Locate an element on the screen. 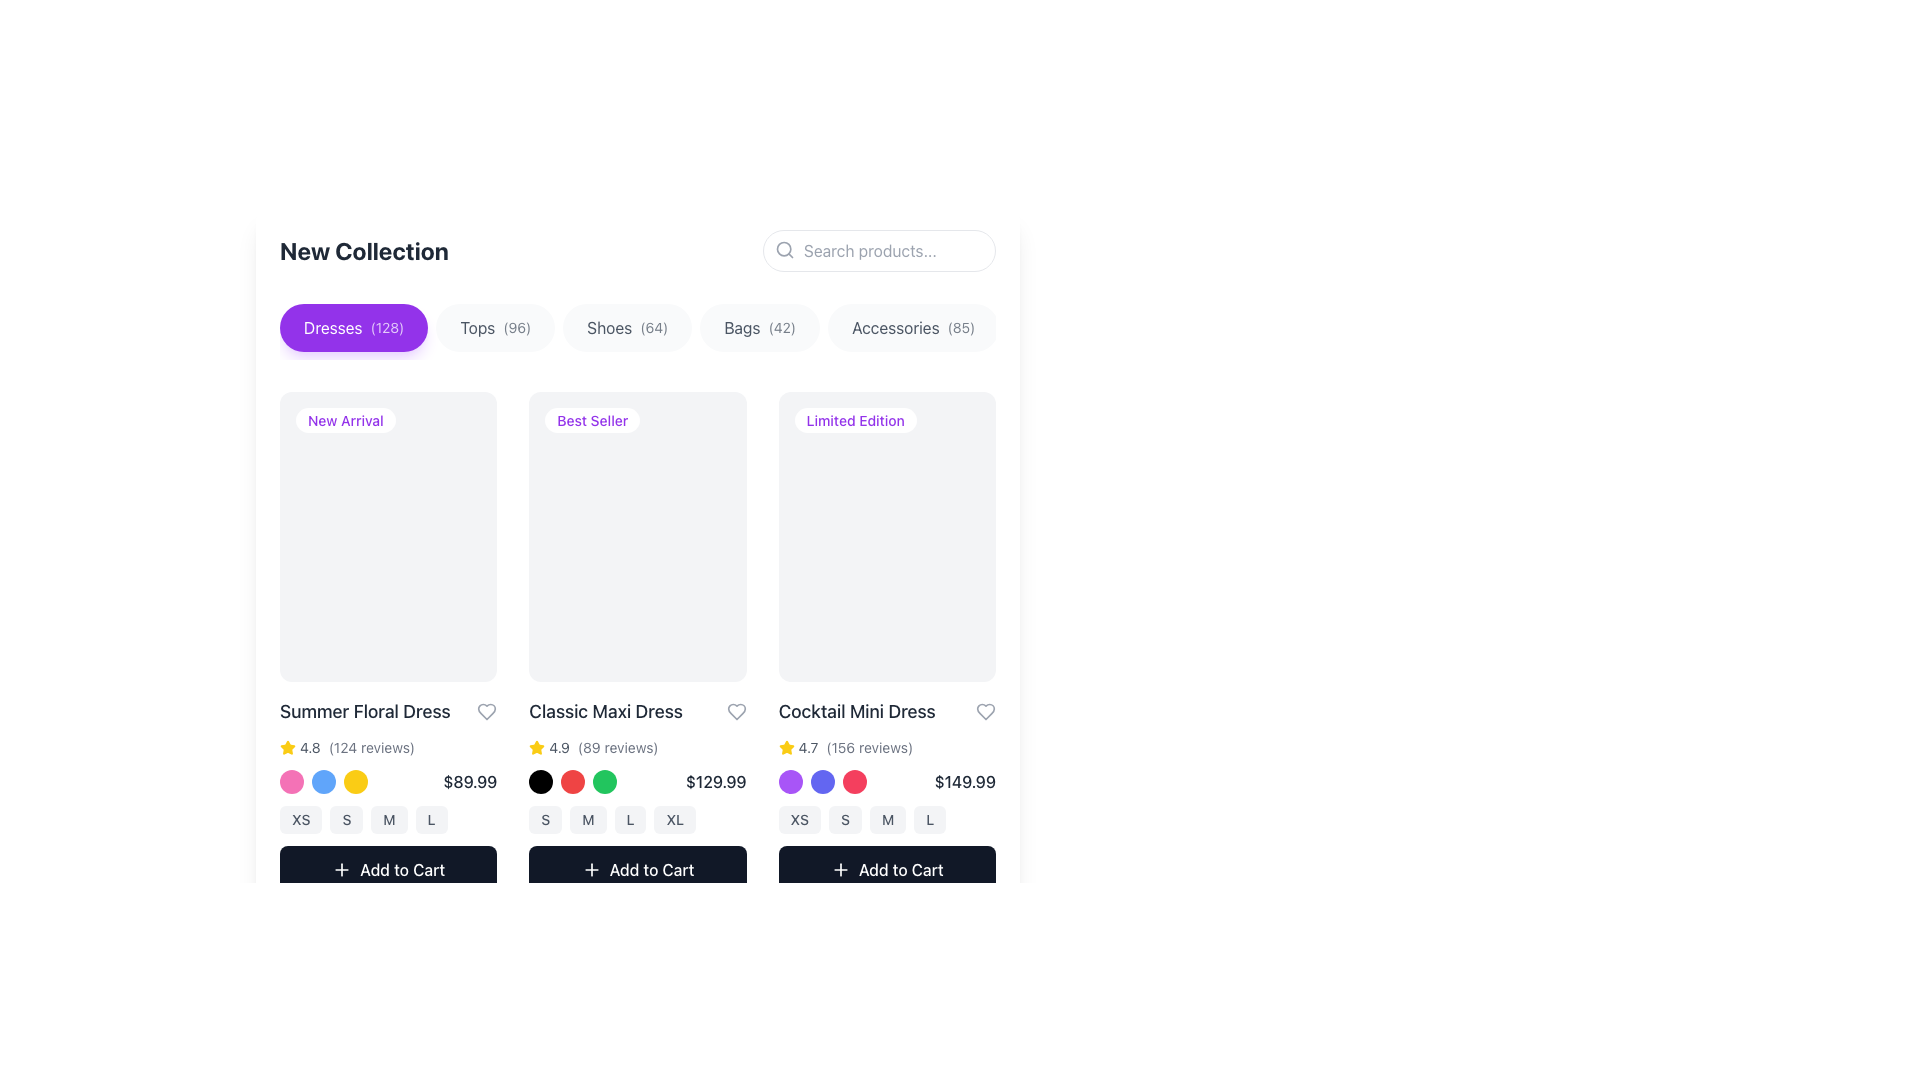 The width and height of the screenshot is (1920, 1080). the 'Tops' button, which is a rounded rectangular button with a light gray background and contains the text 'Tops (96)', to filter by 'Tops' is located at coordinates (495, 326).